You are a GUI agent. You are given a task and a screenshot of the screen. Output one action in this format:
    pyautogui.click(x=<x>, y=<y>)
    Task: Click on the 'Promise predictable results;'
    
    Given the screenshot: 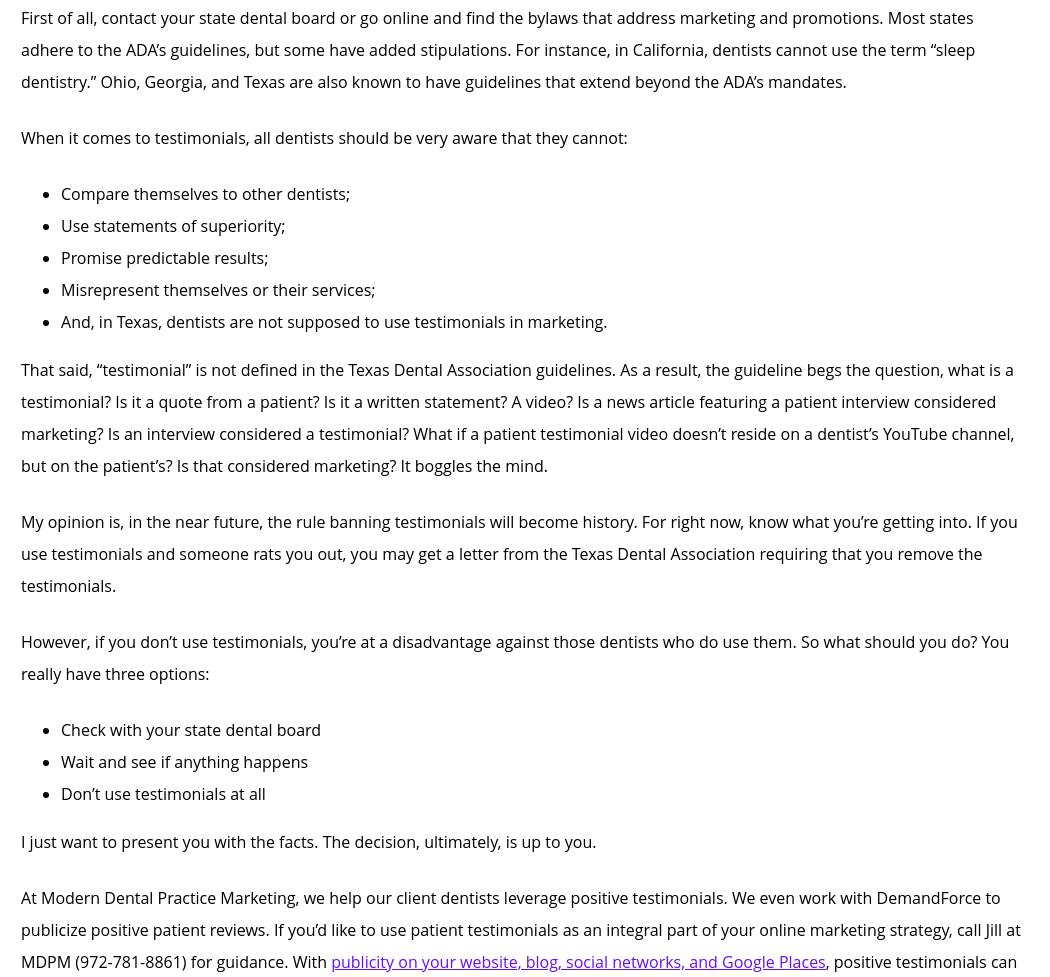 What is the action you would take?
    pyautogui.click(x=164, y=257)
    